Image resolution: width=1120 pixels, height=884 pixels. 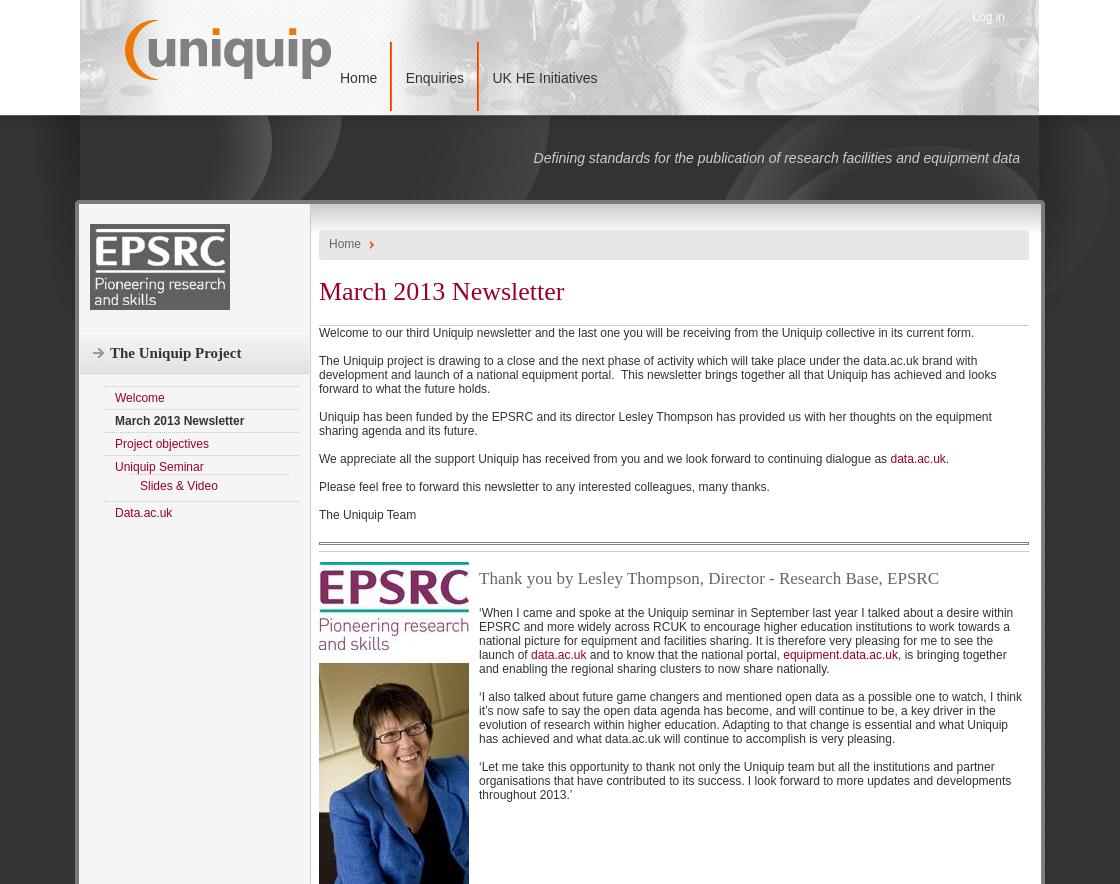 What do you see at coordinates (946, 458) in the screenshot?
I see `'.'` at bounding box center [946, 458].